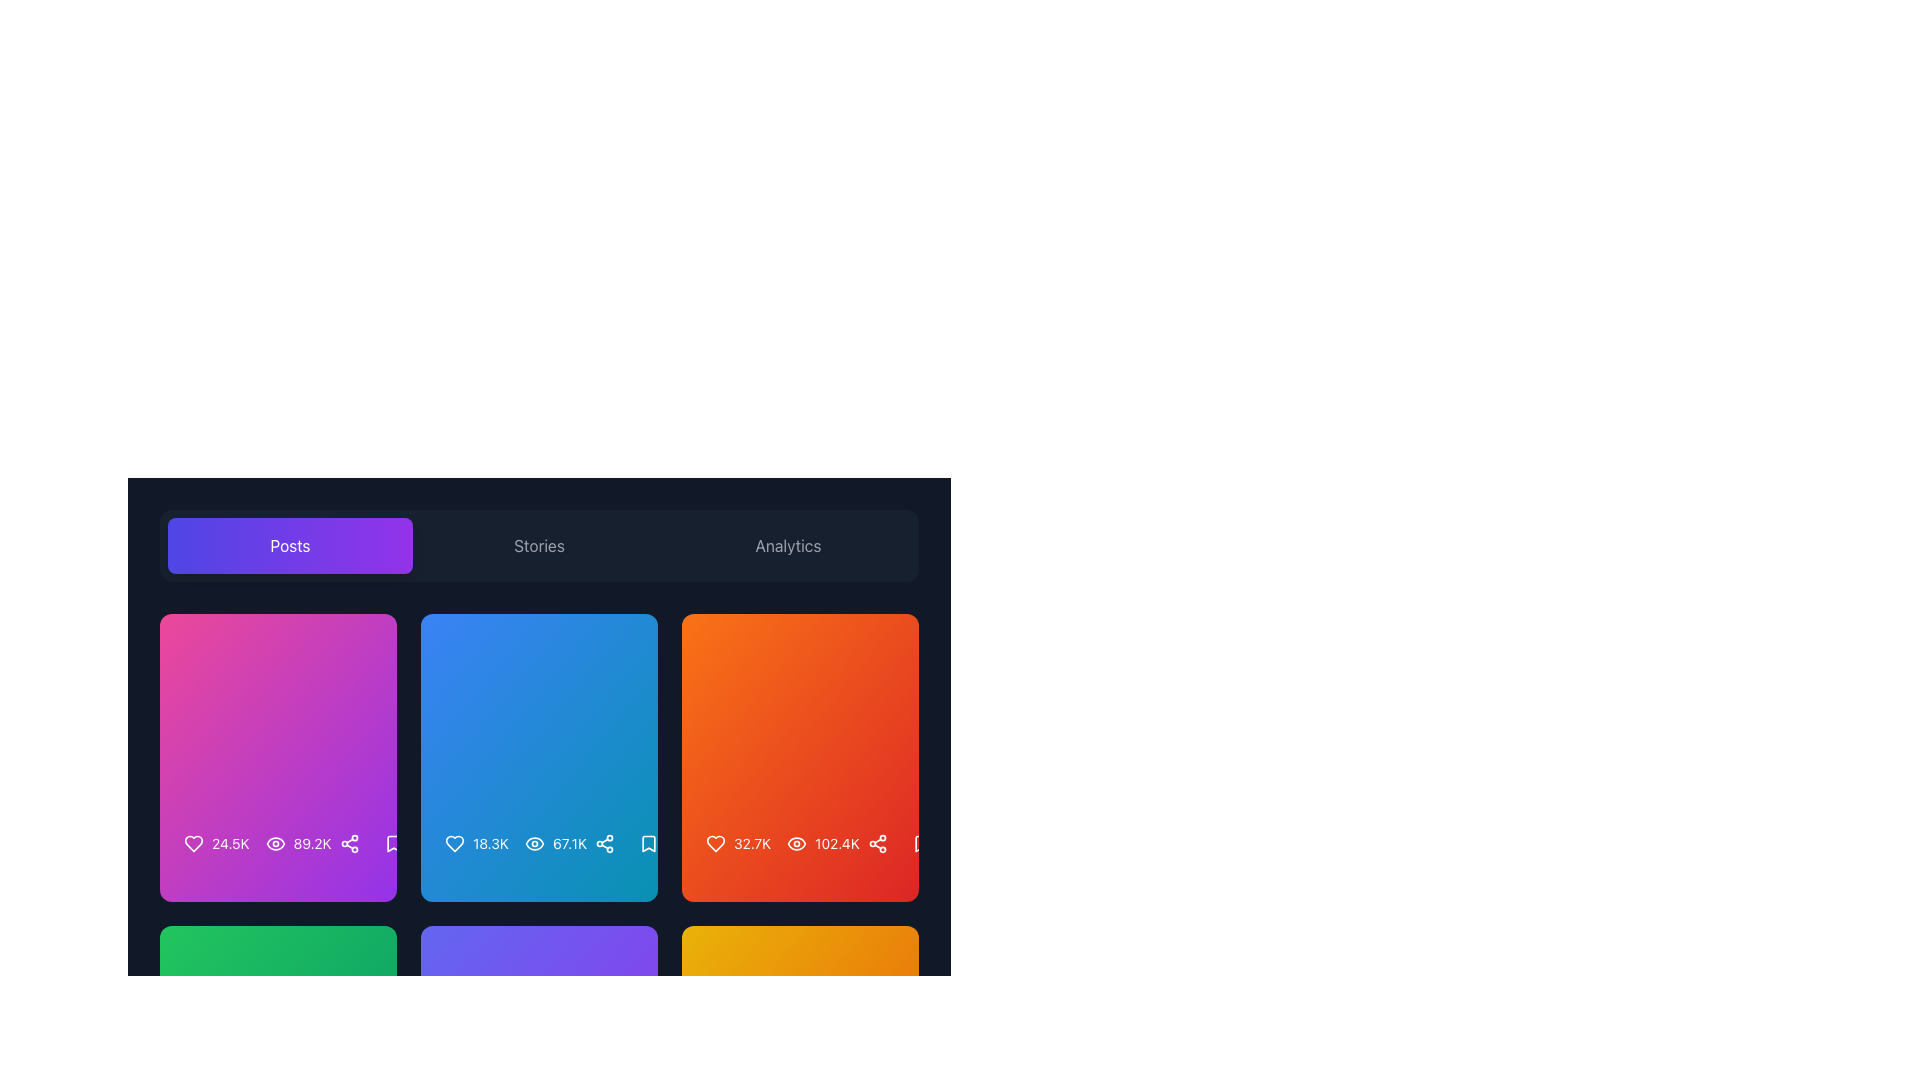 This screenshot has width=1920, height=1080. Describe the element at coordinates (393, 844) in the screenshot. I see `the bookmark-like icon button located at the bottom-right of the first card to bookmark the associated content` at that location.